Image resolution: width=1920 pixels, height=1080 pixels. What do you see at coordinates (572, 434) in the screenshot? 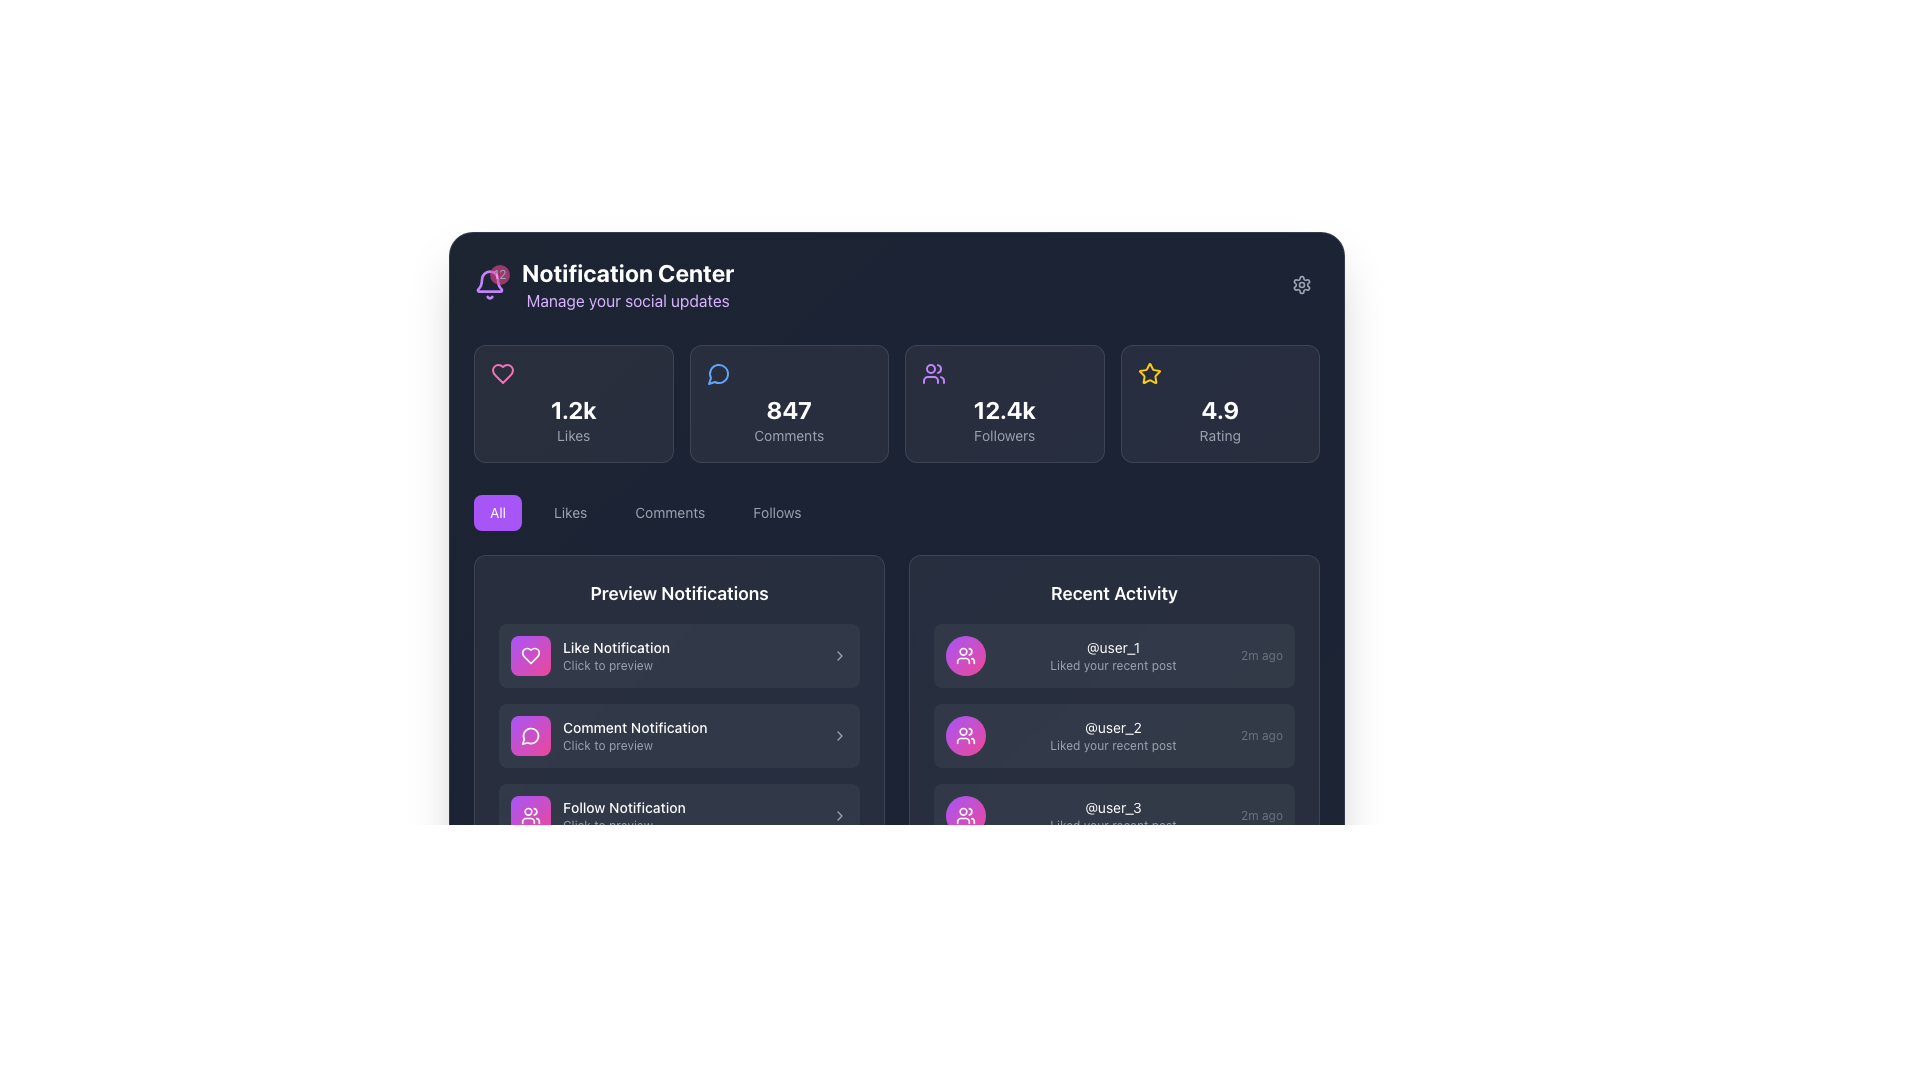
I see `the Text label that indicates the count of 'Likes', located below the '1.2k' value in the first card of the summary section under the 'Notification Center'` at bounding box center [572, 434].